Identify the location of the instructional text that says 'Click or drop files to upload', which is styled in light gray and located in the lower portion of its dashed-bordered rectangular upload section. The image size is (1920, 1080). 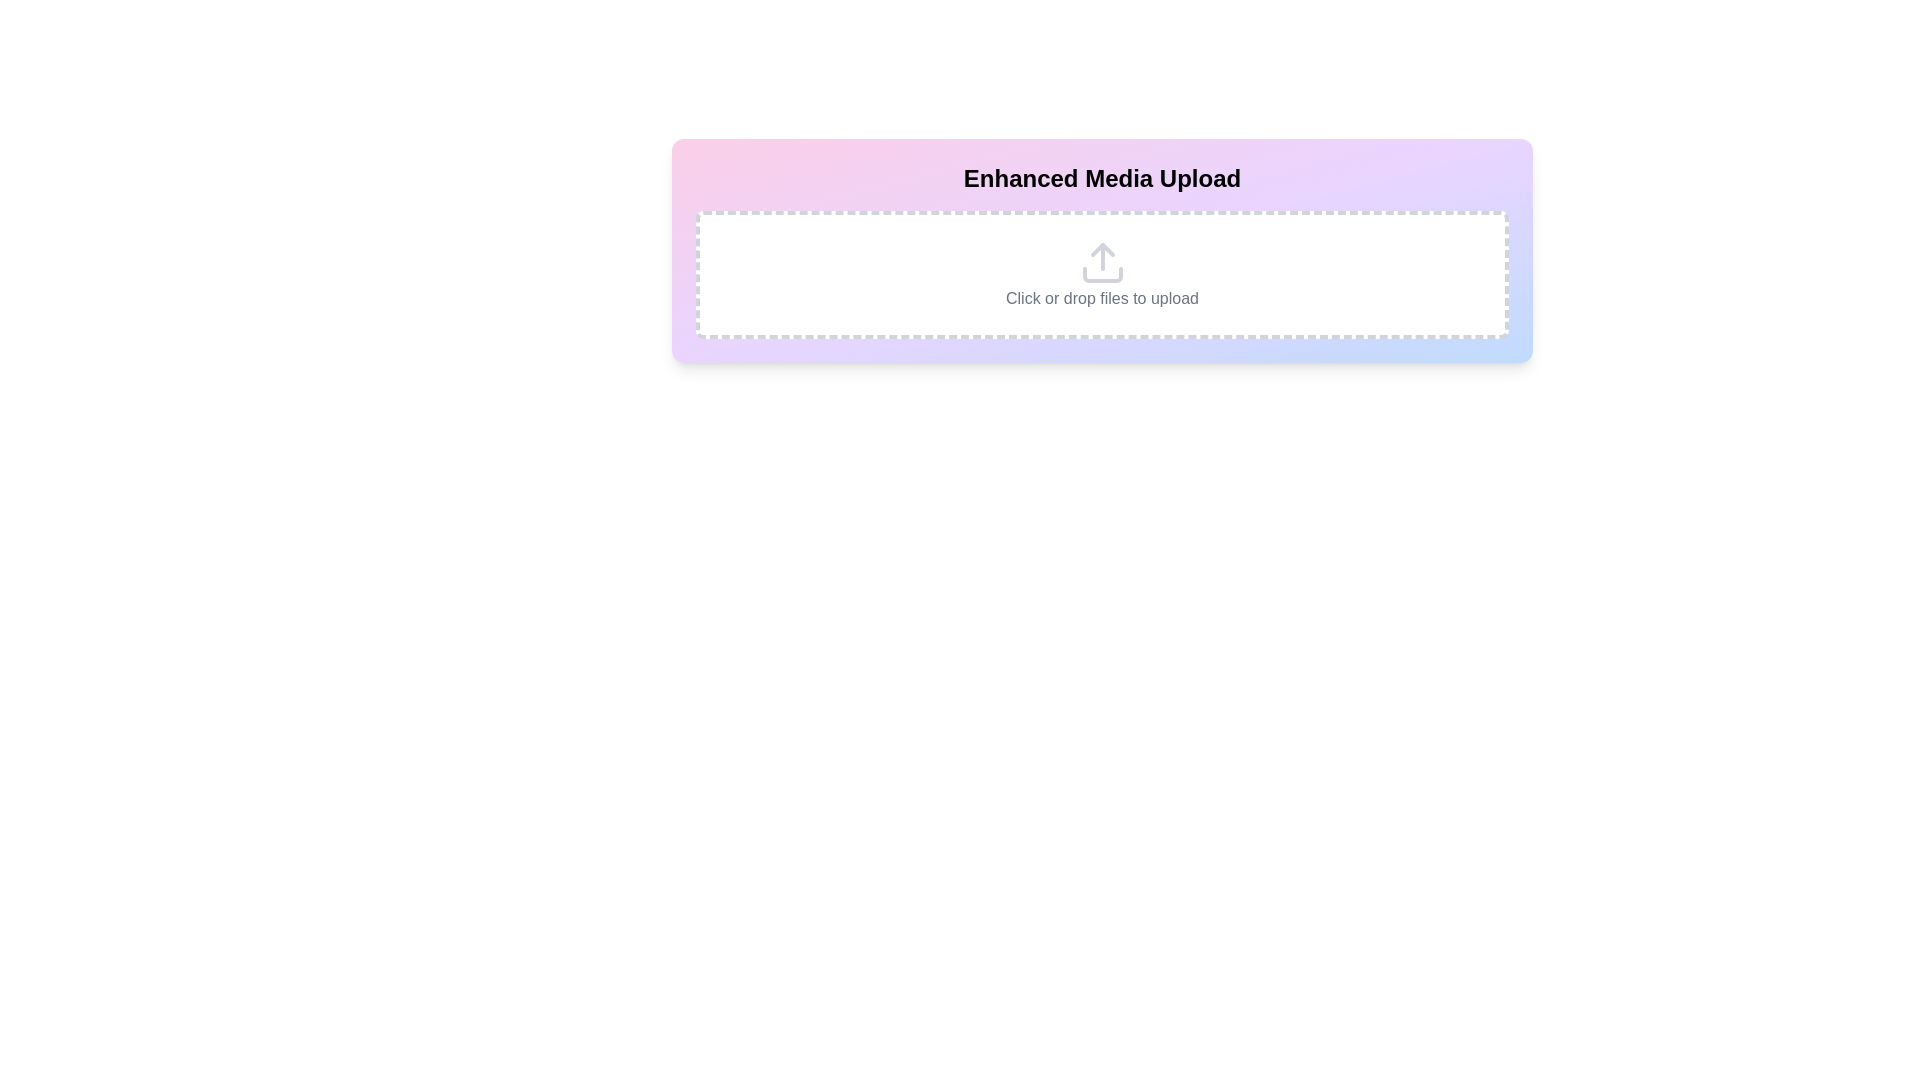
(1101, 298).